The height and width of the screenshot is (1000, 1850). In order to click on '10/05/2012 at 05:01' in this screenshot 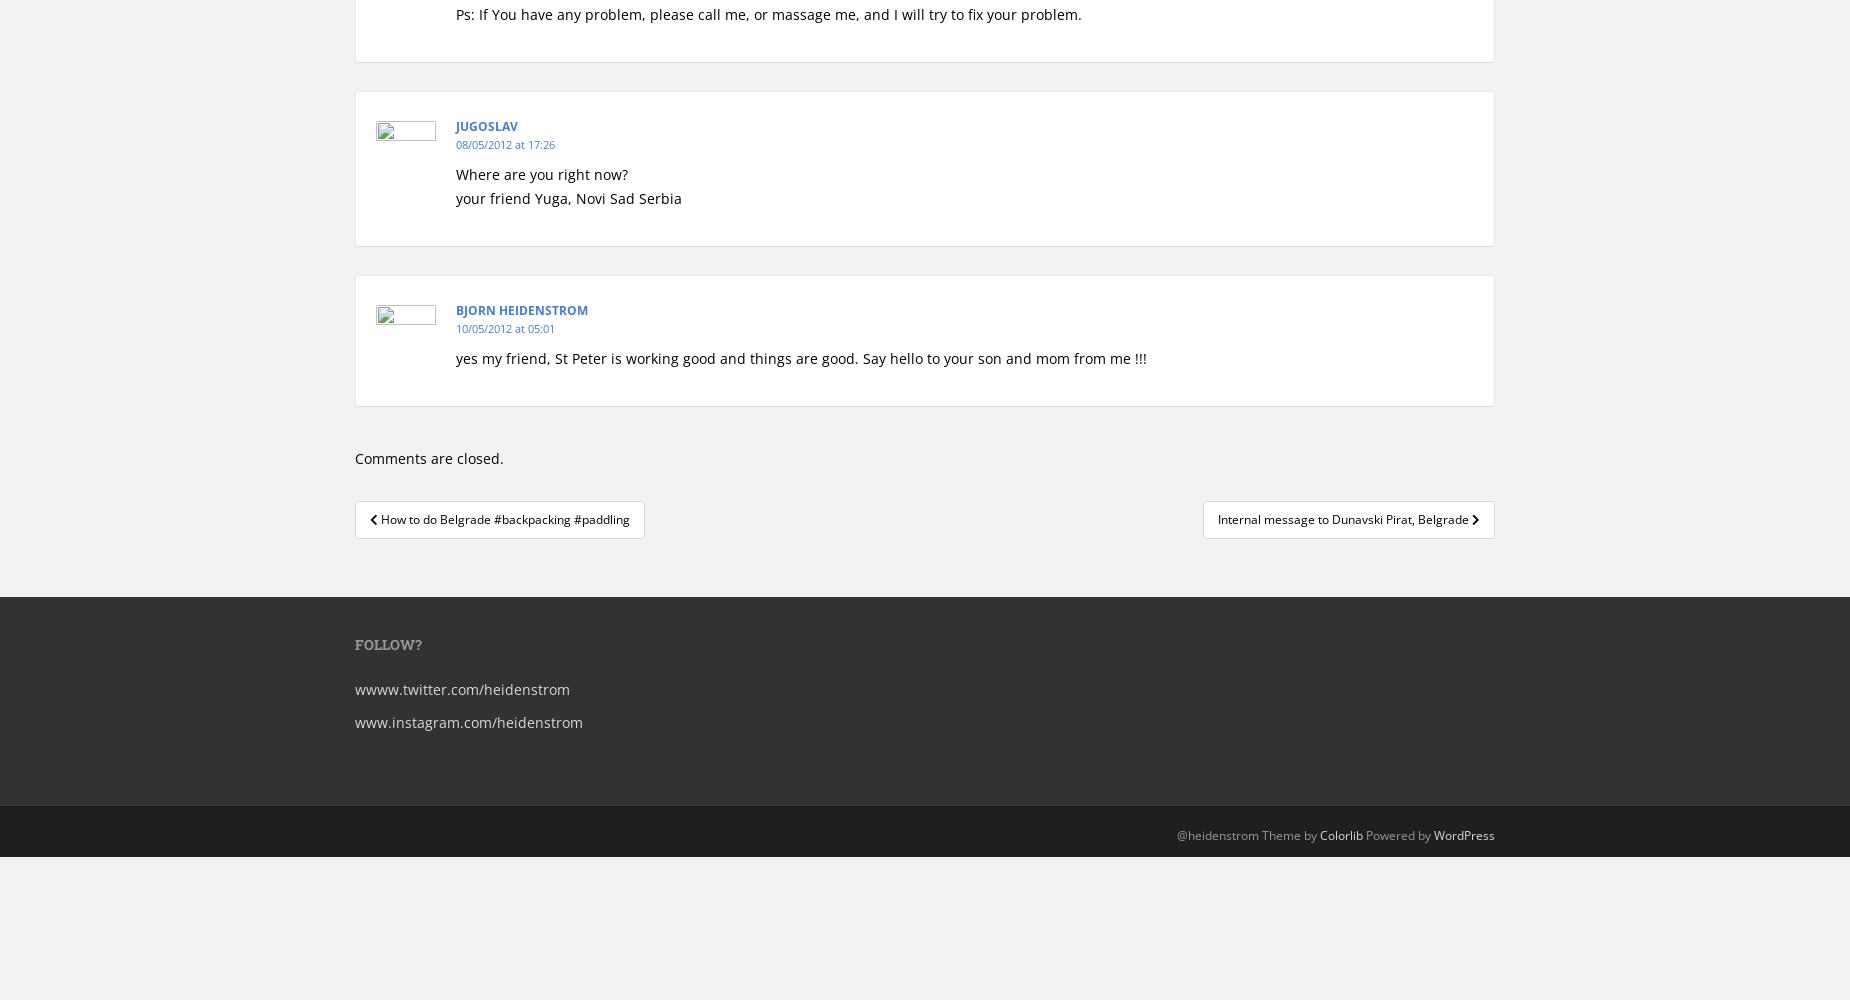, I will do `click(505, 327)`.